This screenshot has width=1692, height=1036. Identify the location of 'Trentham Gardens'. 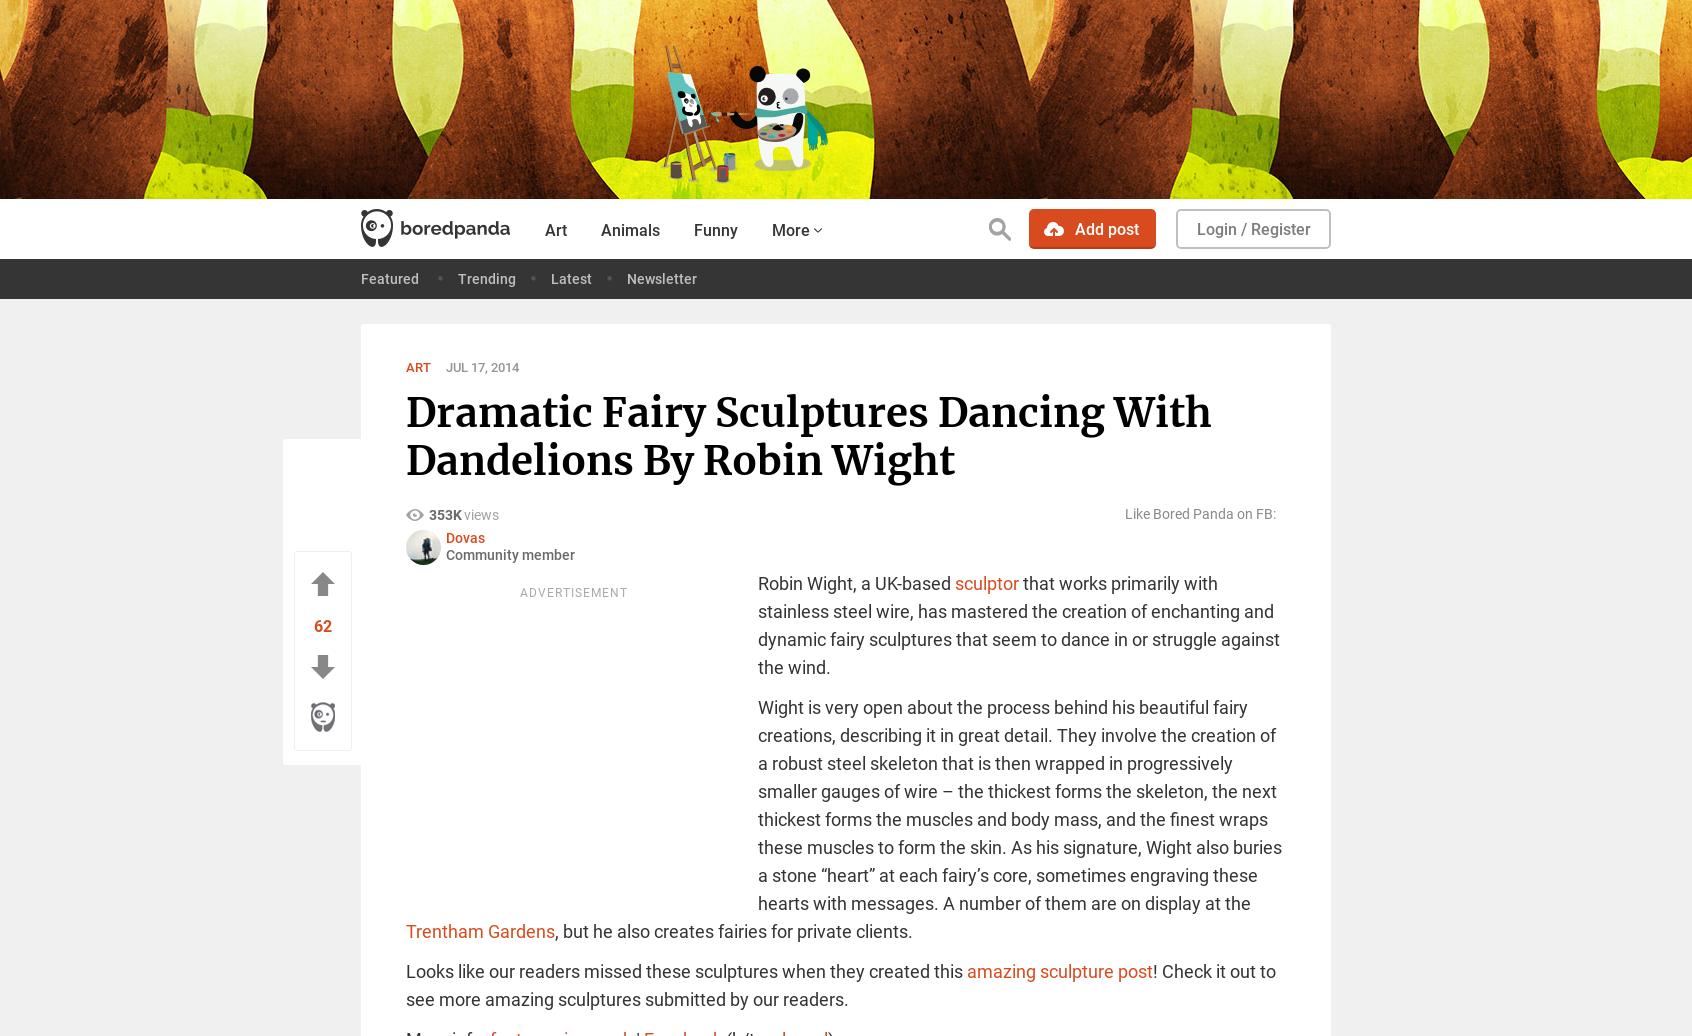
(479, 930).